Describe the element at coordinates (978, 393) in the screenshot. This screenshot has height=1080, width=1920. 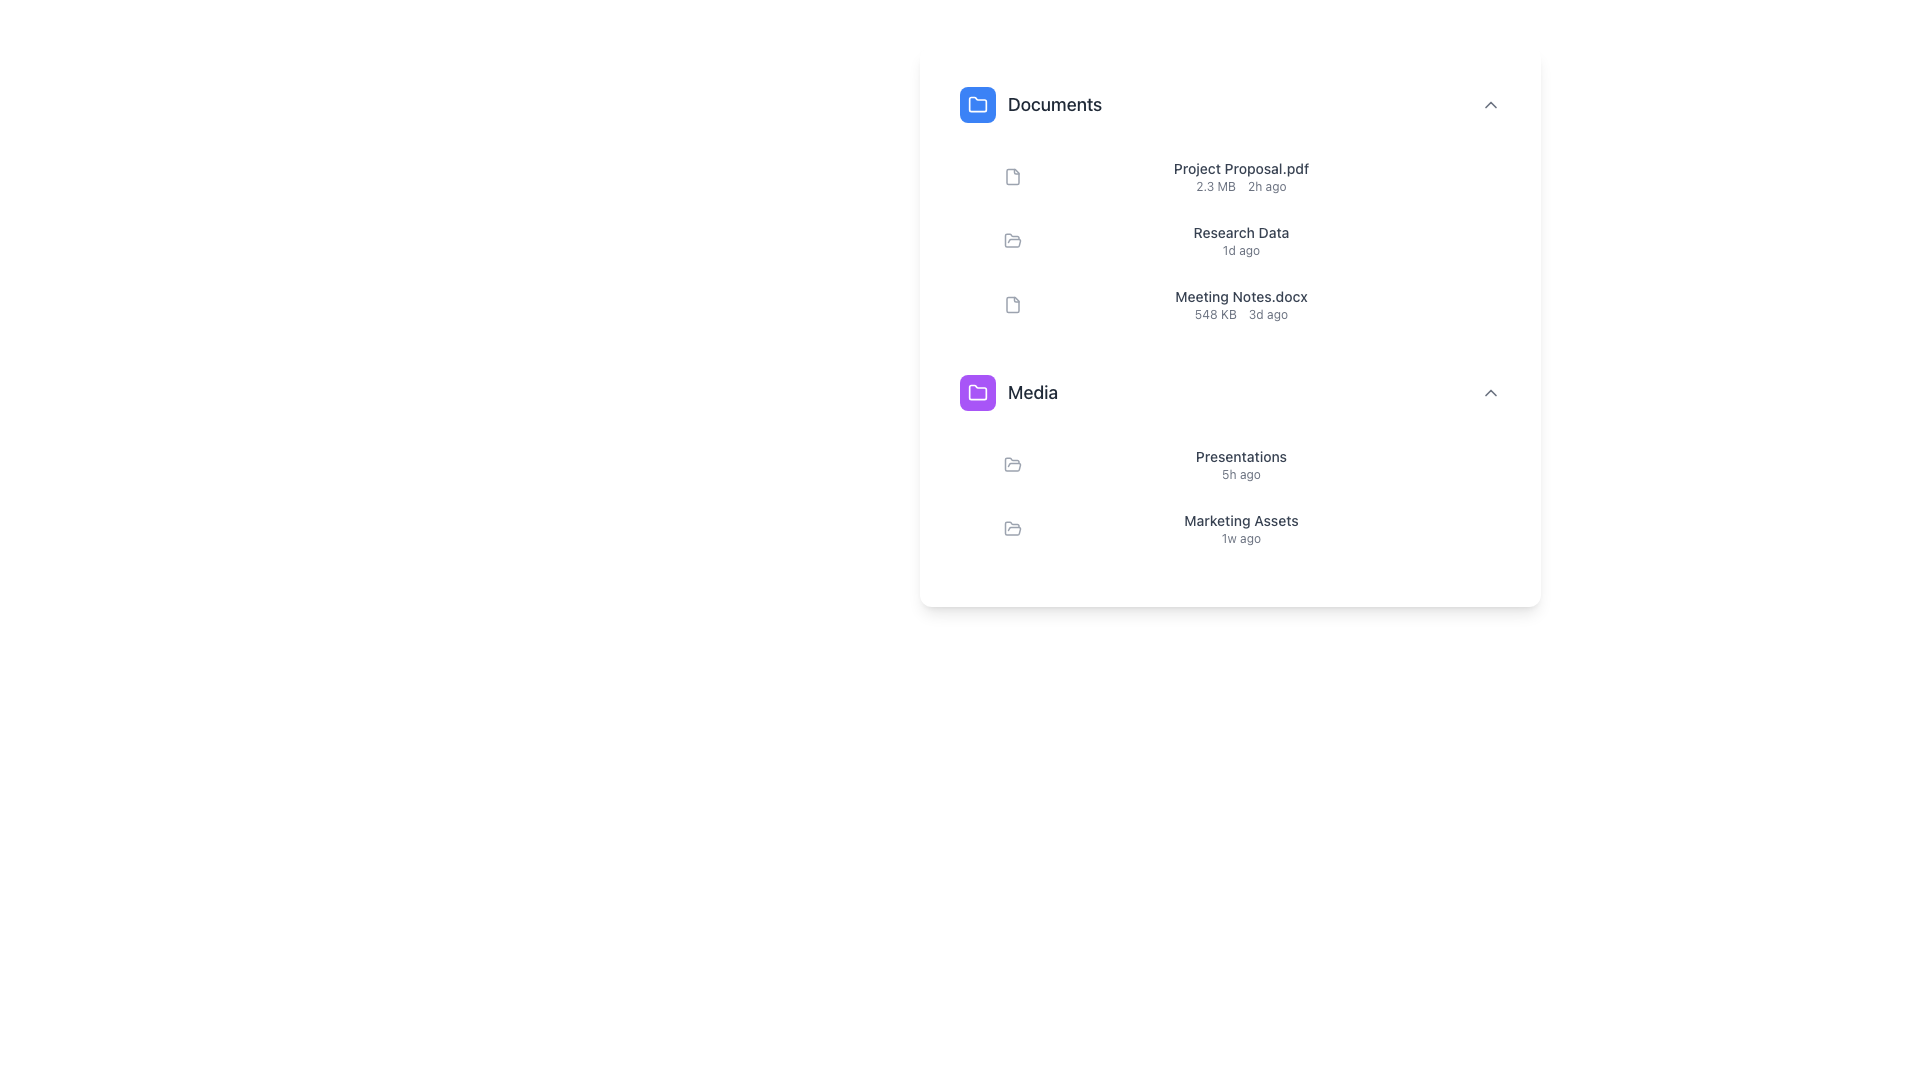
I see `the small folder icon with a purple background and white outline located in the 'Media' section, immediately to the left of the 'Media' label text` at that location.